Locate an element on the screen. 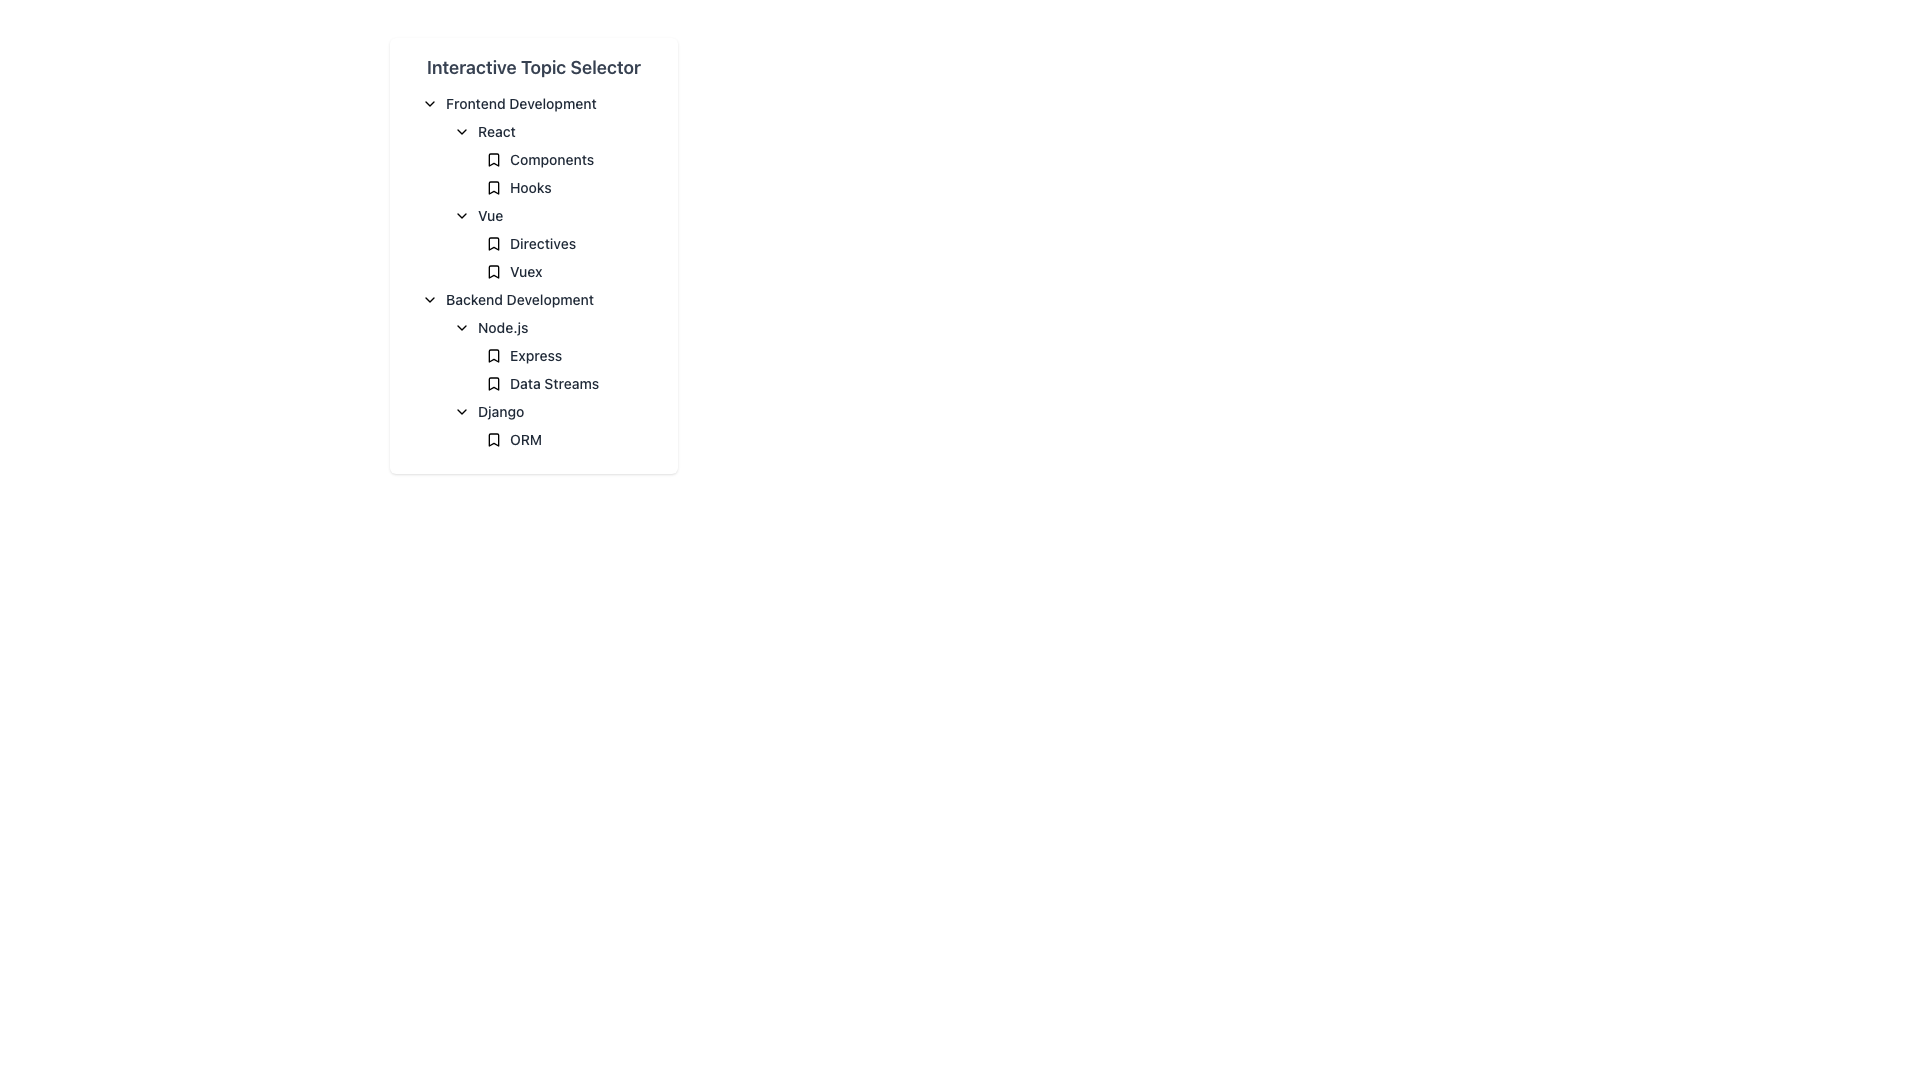 The image size is (1920, 1080). the 'Express' list item with a bookmark icon is located at coordinates (557, 354).